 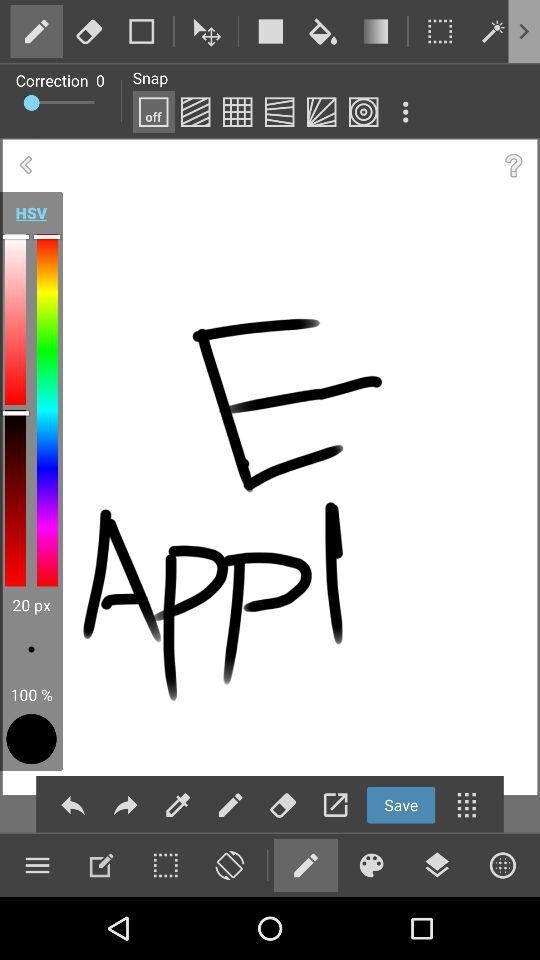 What do you see at coordinates (440, 30) in the screenshot?
I see `the frame icon` at bounding box center [440, 30].